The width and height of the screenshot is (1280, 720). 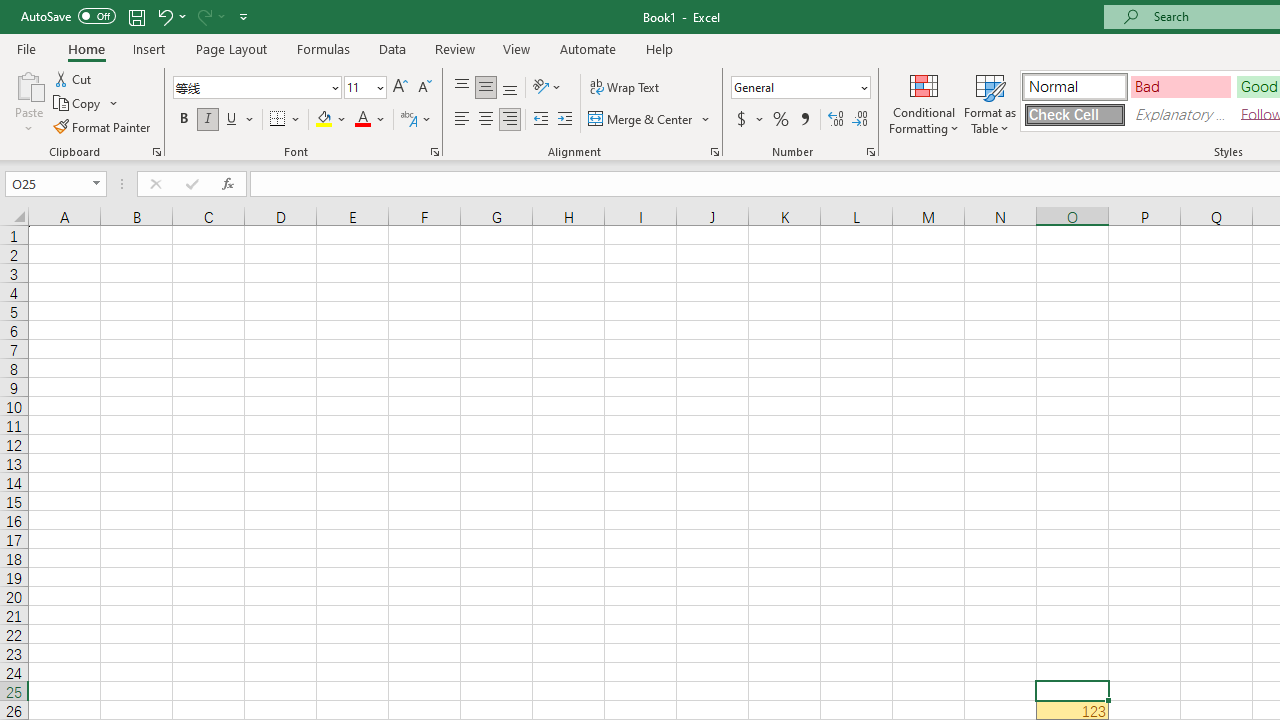 What do you see at coordinates (624, 86) in the screenshot?
I see `'Wrap Text'` at bounding box center [624, 86].